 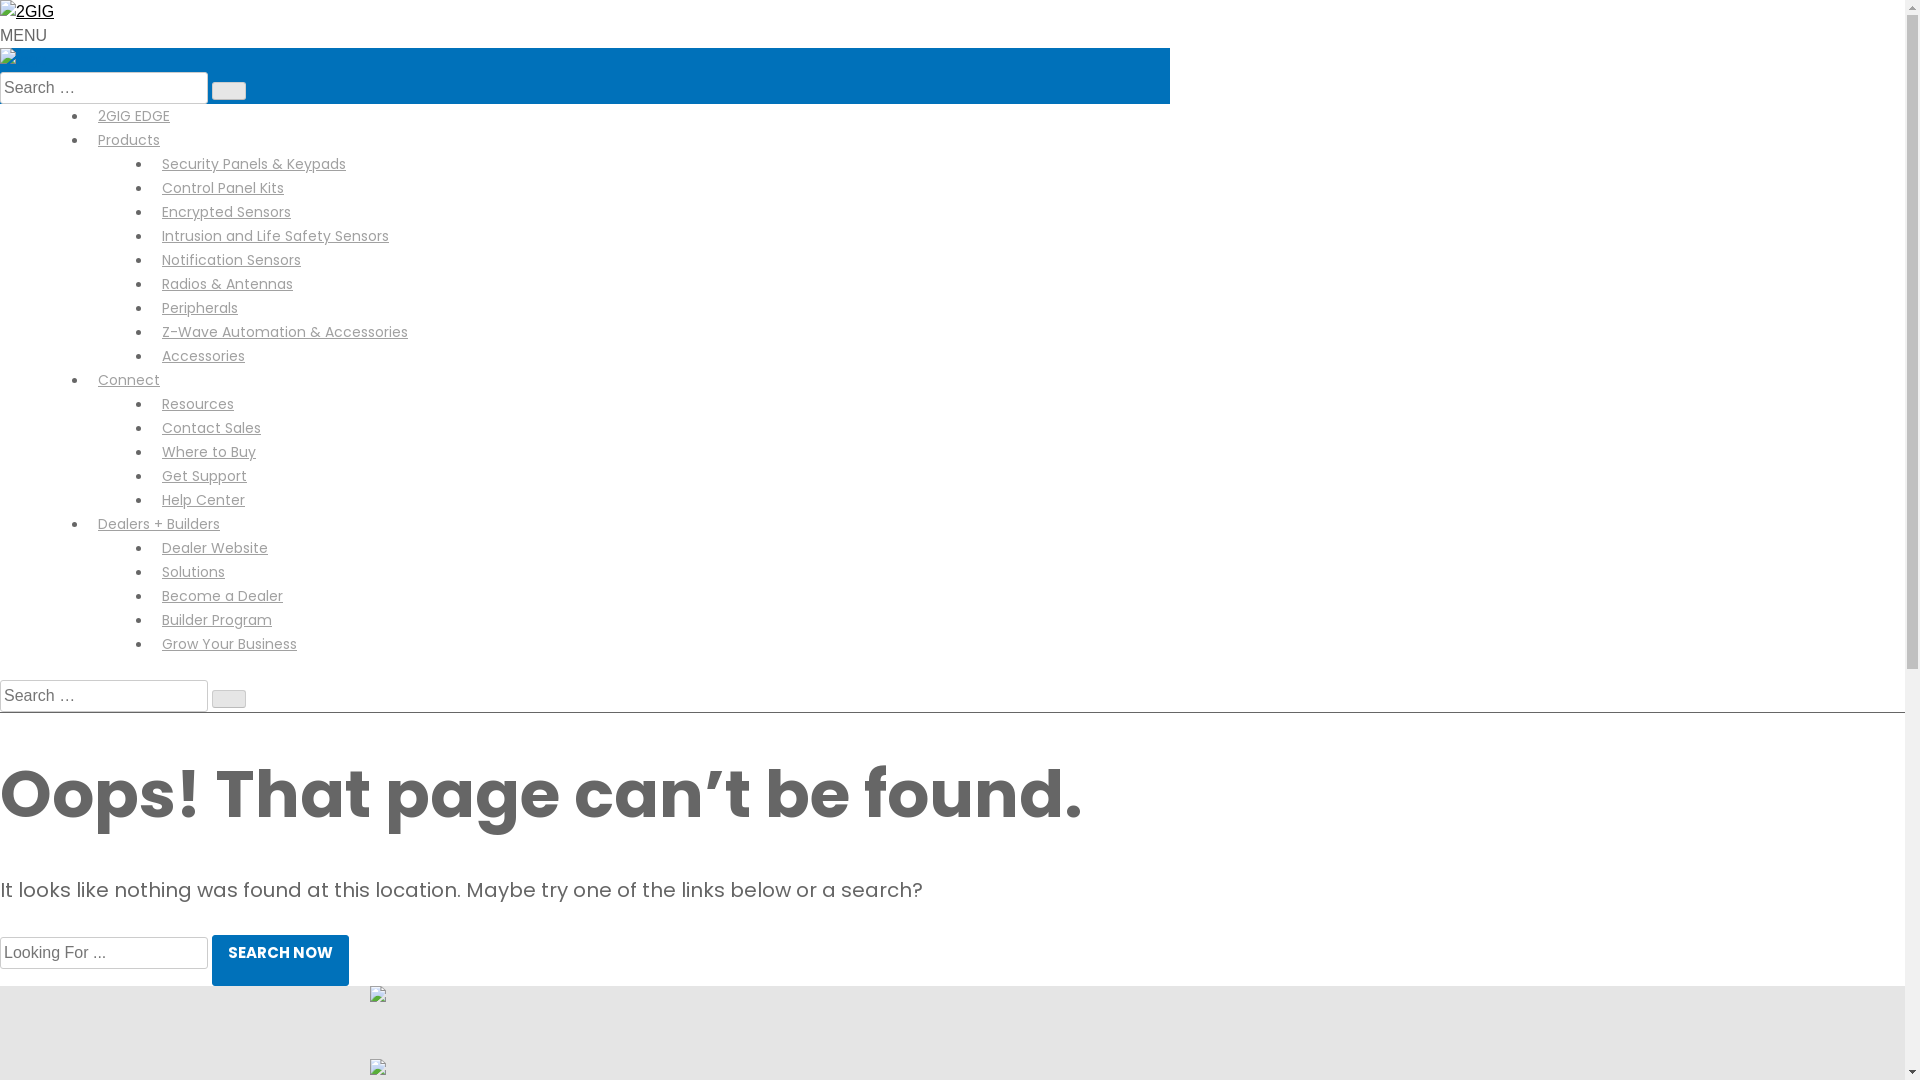 What do you see at coordinates (151, 234) in the screenshot?
I see `'Intrusion and Life Safety Sensors'` at bounding box center [151, 234].